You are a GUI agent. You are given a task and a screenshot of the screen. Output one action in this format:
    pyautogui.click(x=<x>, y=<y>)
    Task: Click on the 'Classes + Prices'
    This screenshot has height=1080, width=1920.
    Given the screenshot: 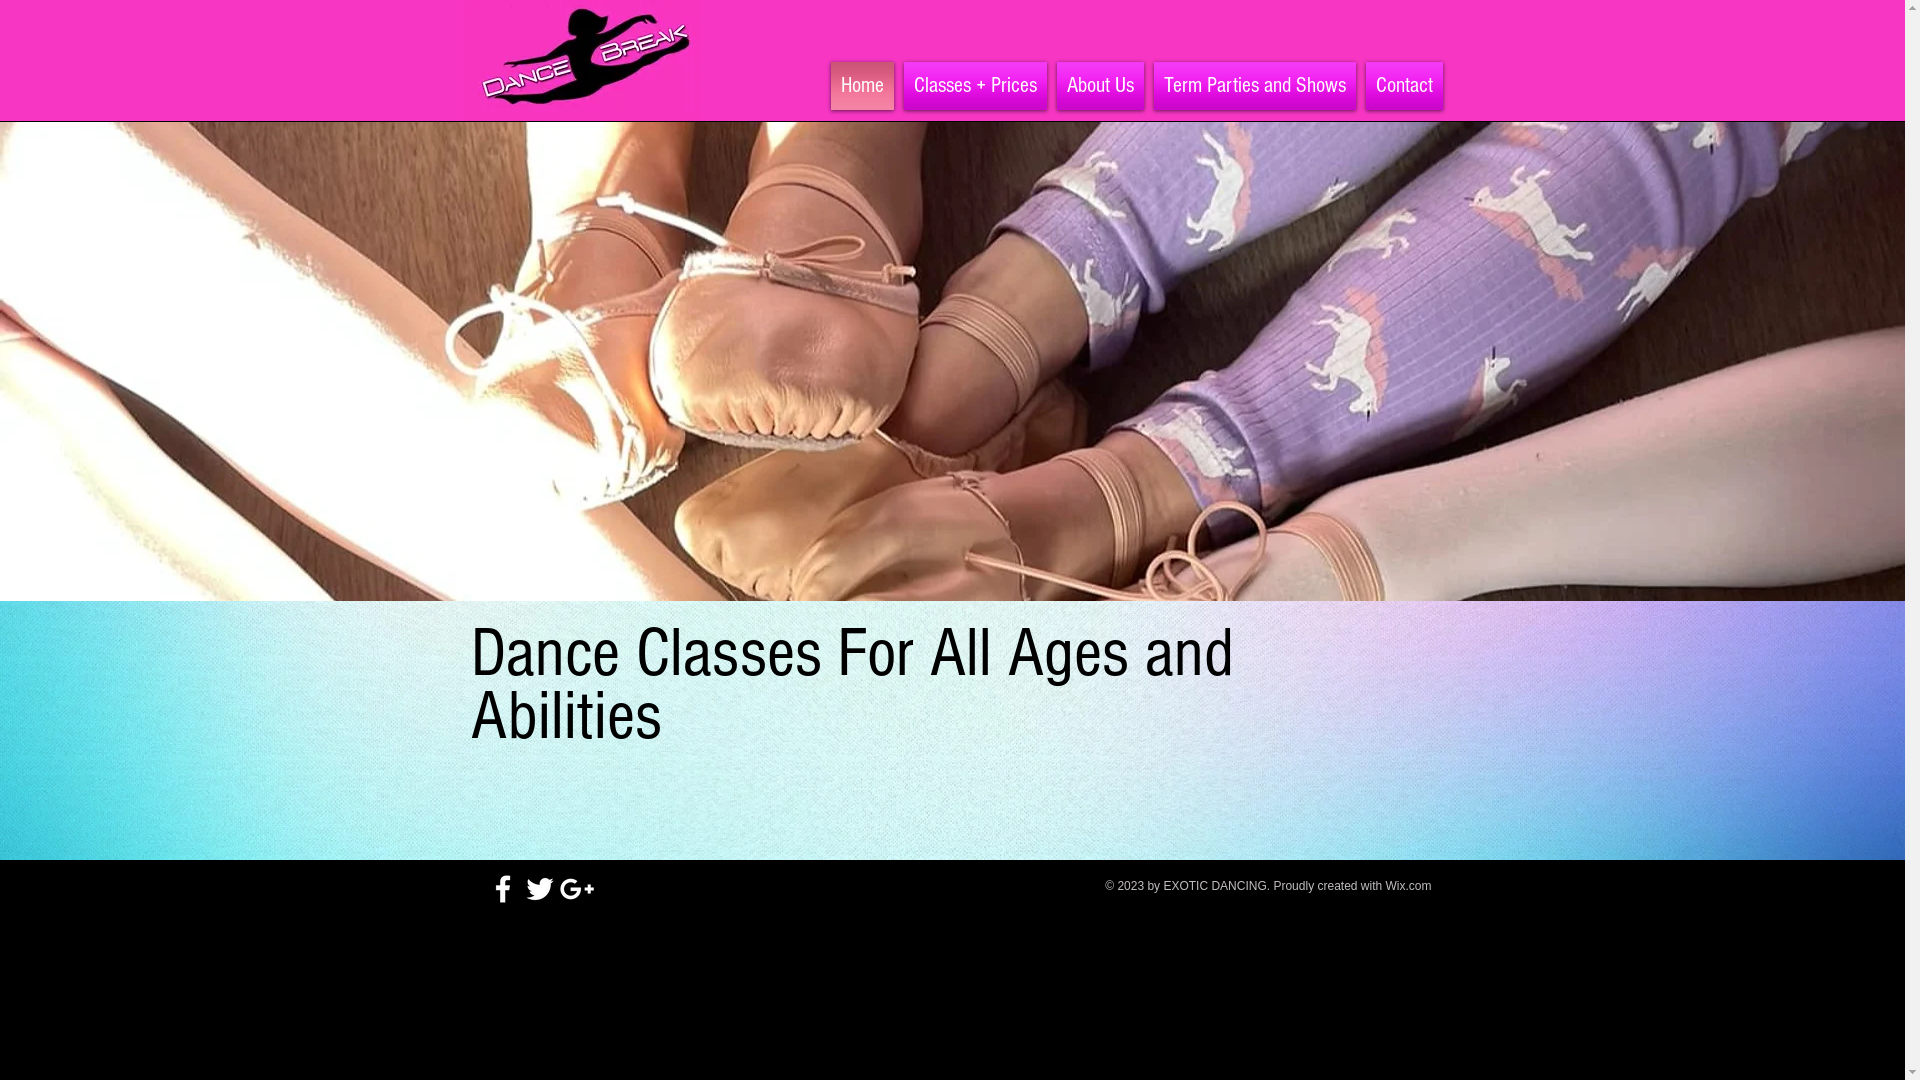 What is the action you would take?
    pyautogui.click(x=896, y=84)
    